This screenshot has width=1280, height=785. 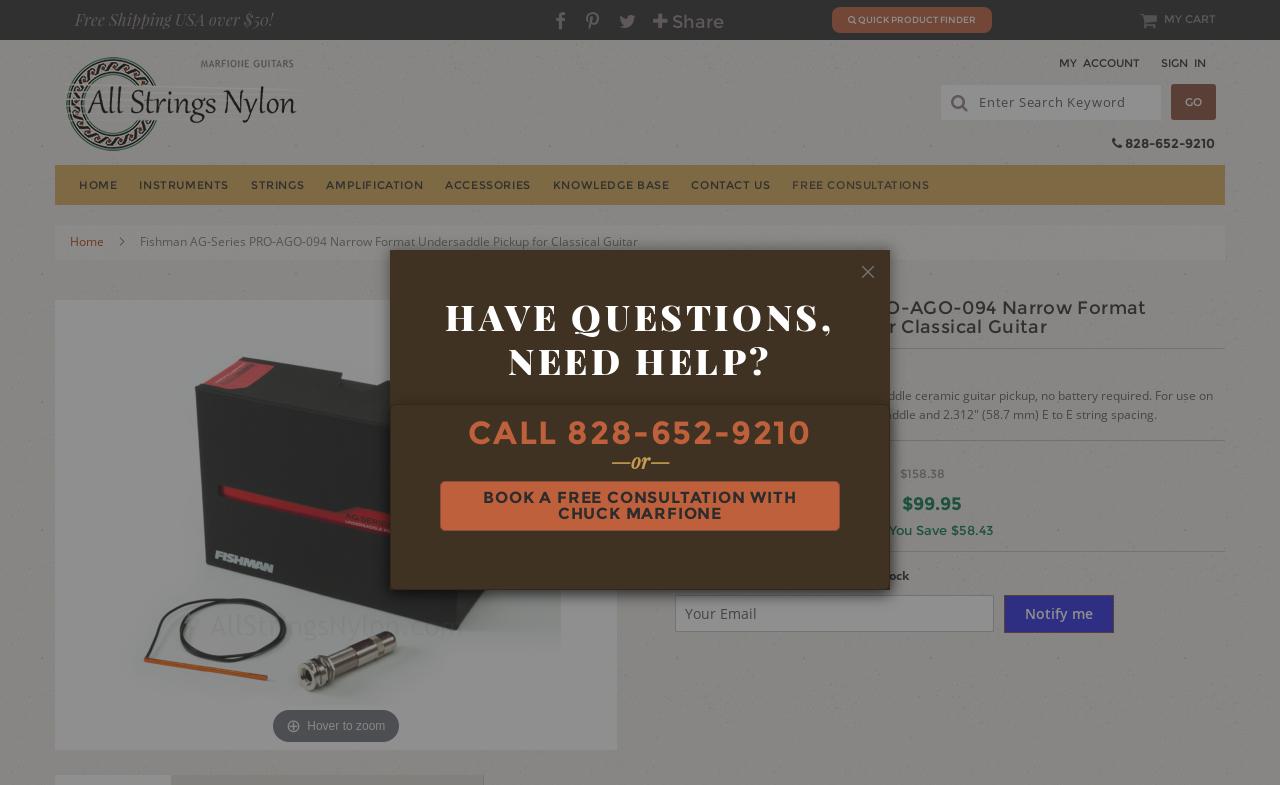 What do you see at coordinates (729, 184) in the screenshot?
I see `'Contact Us'` at bounding box center [729, 184].